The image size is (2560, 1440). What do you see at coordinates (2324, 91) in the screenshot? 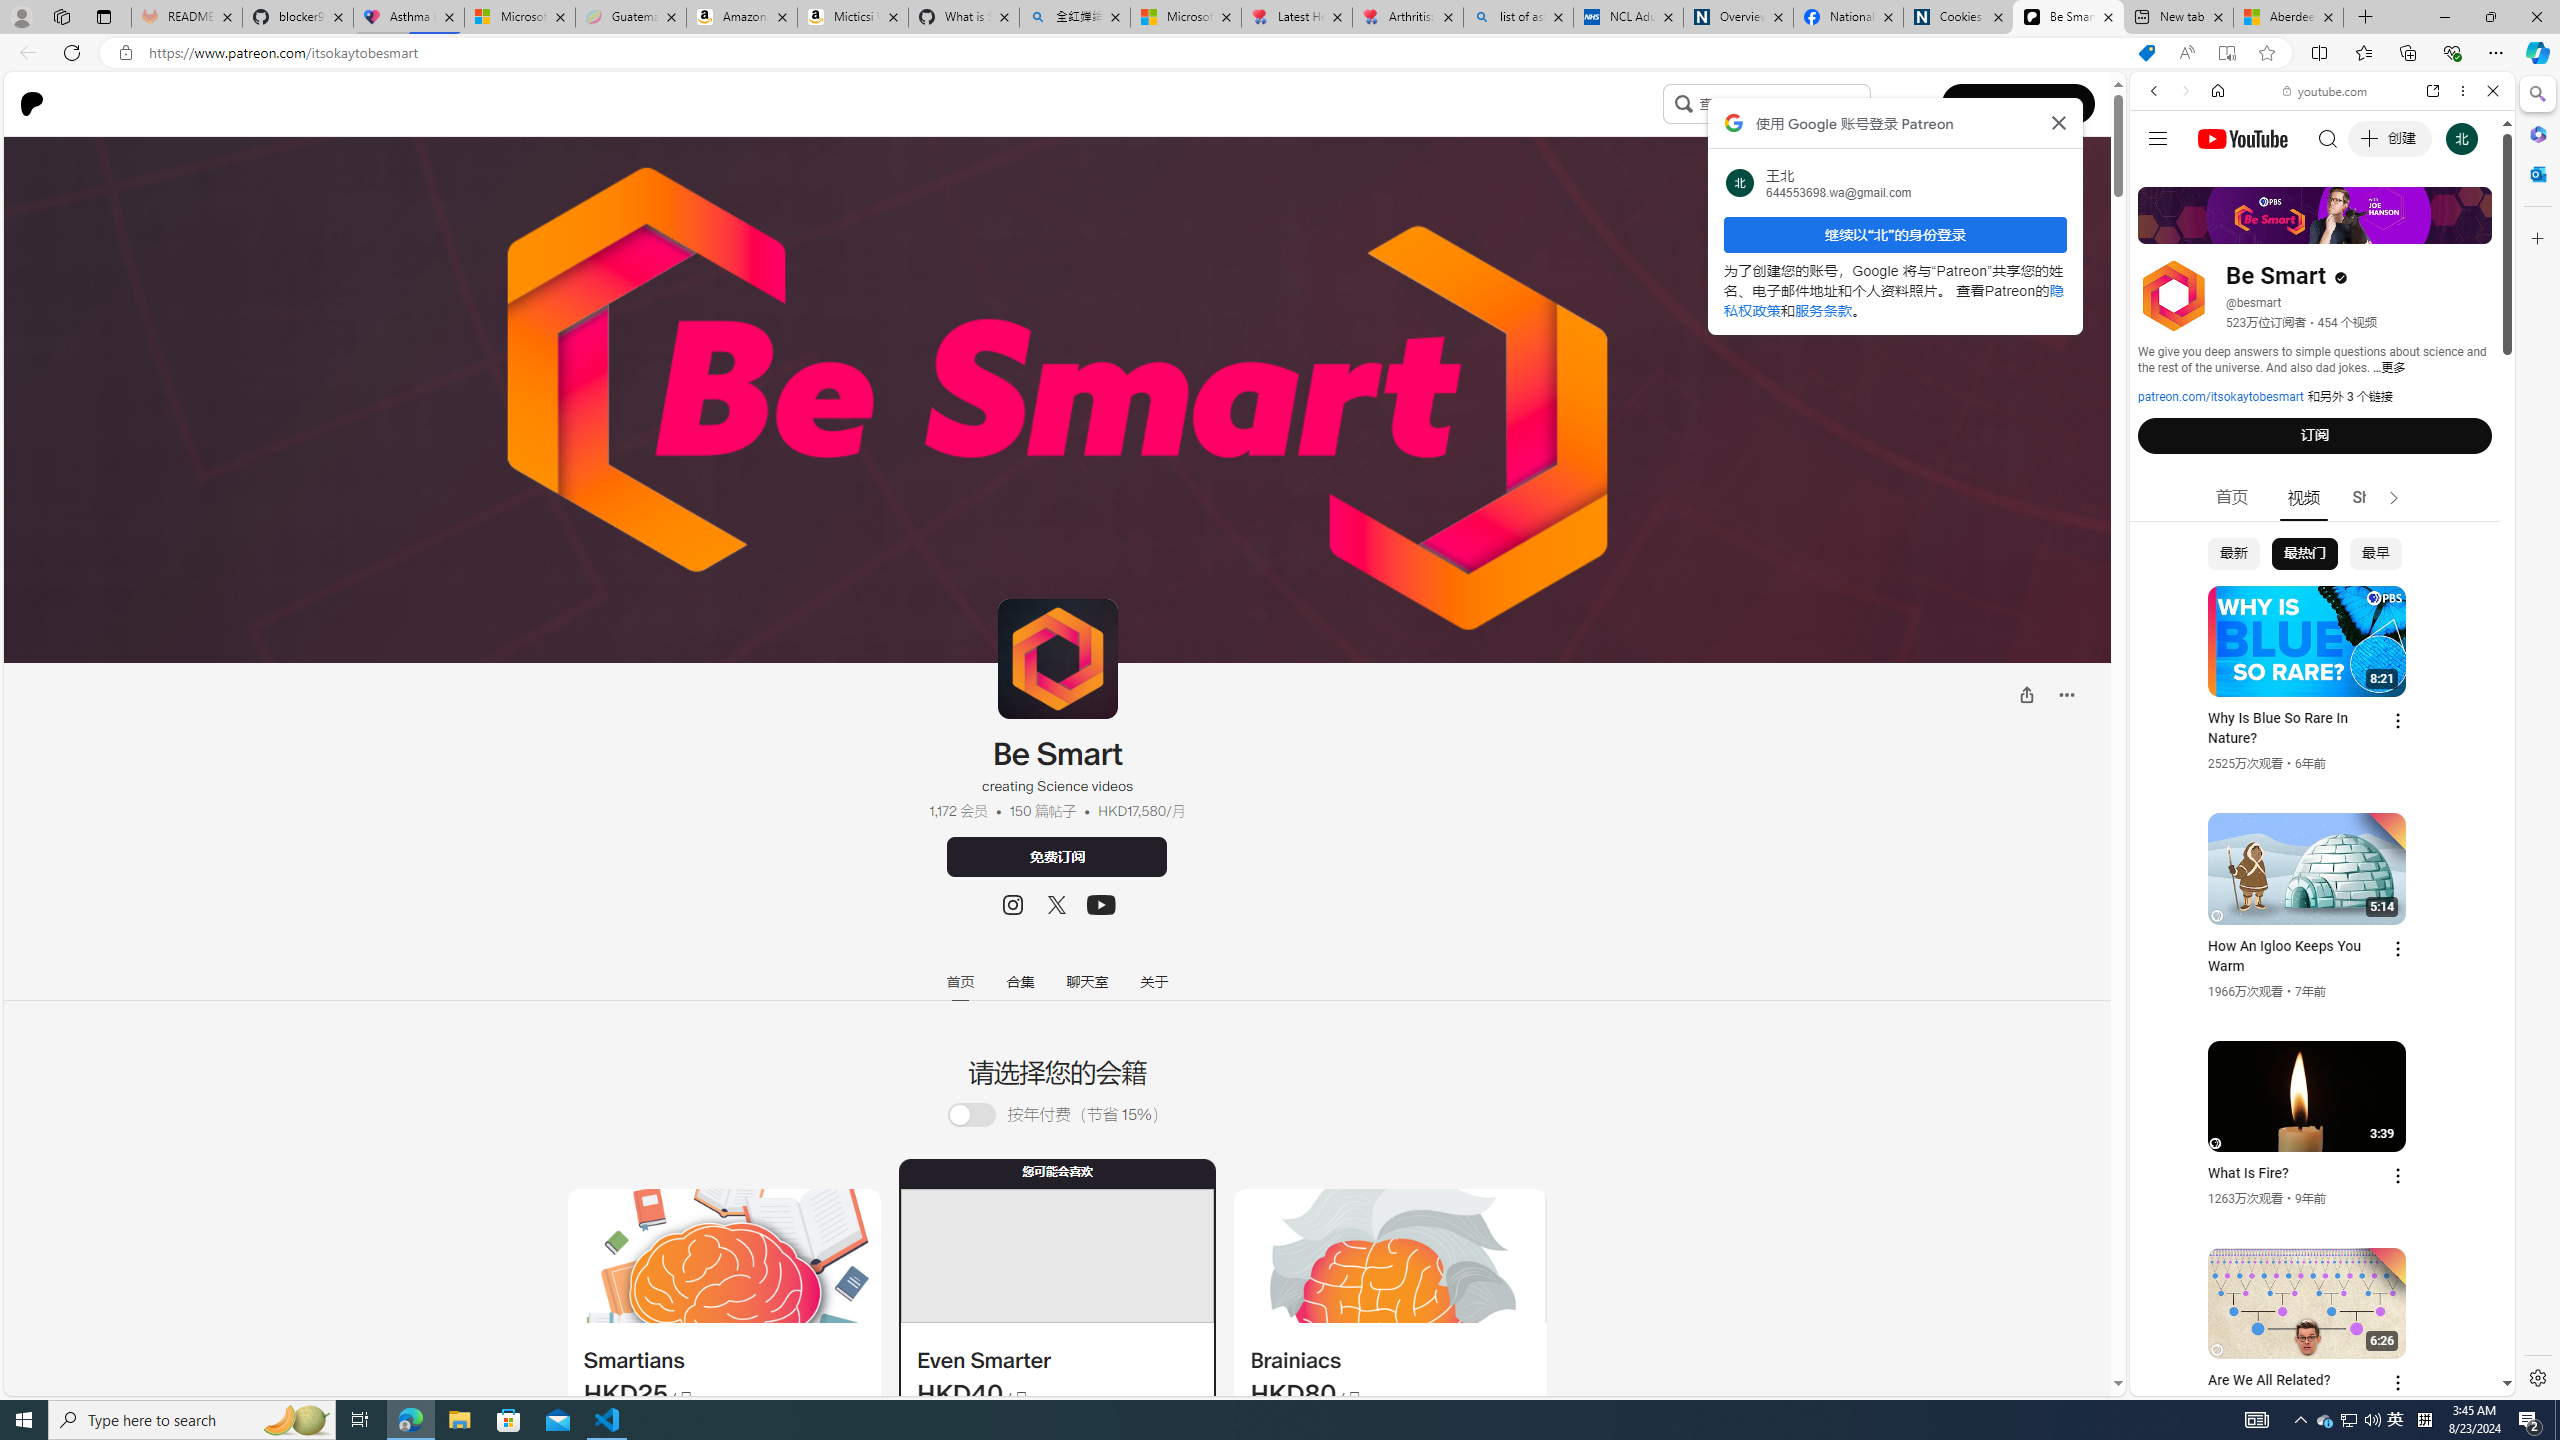
I see `'youtube.com'` at bounding box center [2324, 91].